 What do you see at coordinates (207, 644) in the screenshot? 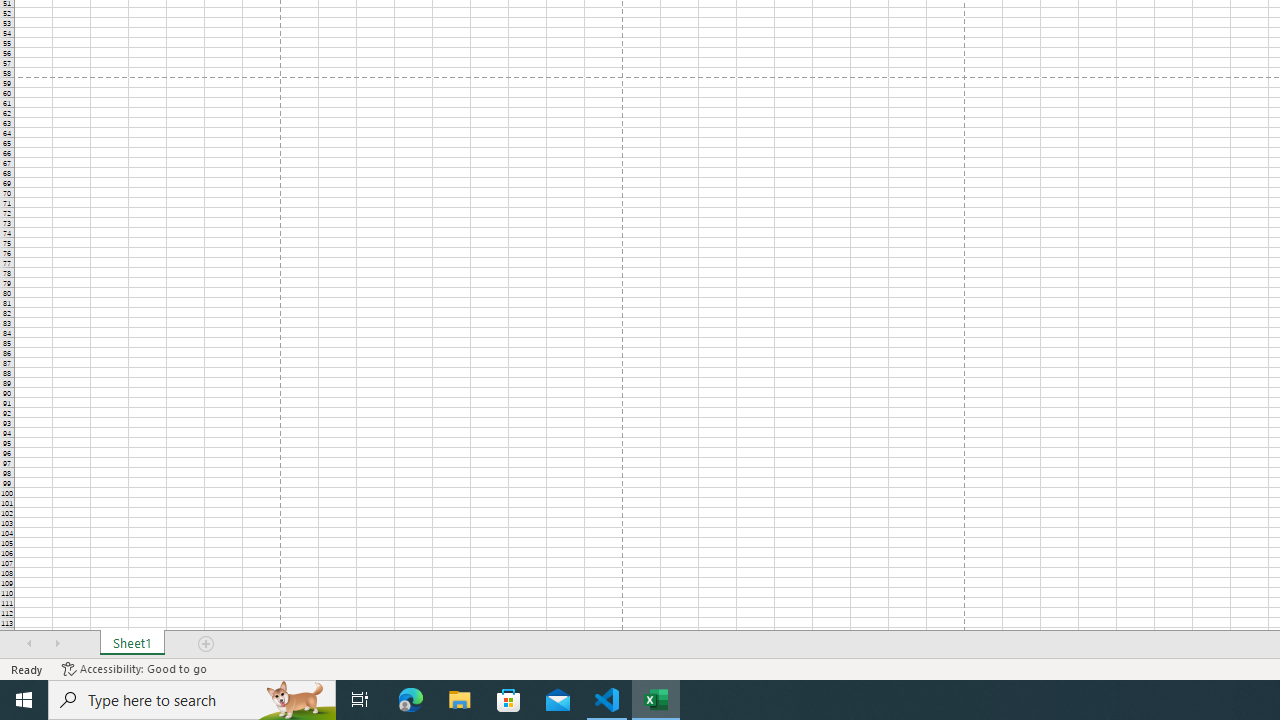
I see `'Add Sheet'` at bounding box center [207, 644].